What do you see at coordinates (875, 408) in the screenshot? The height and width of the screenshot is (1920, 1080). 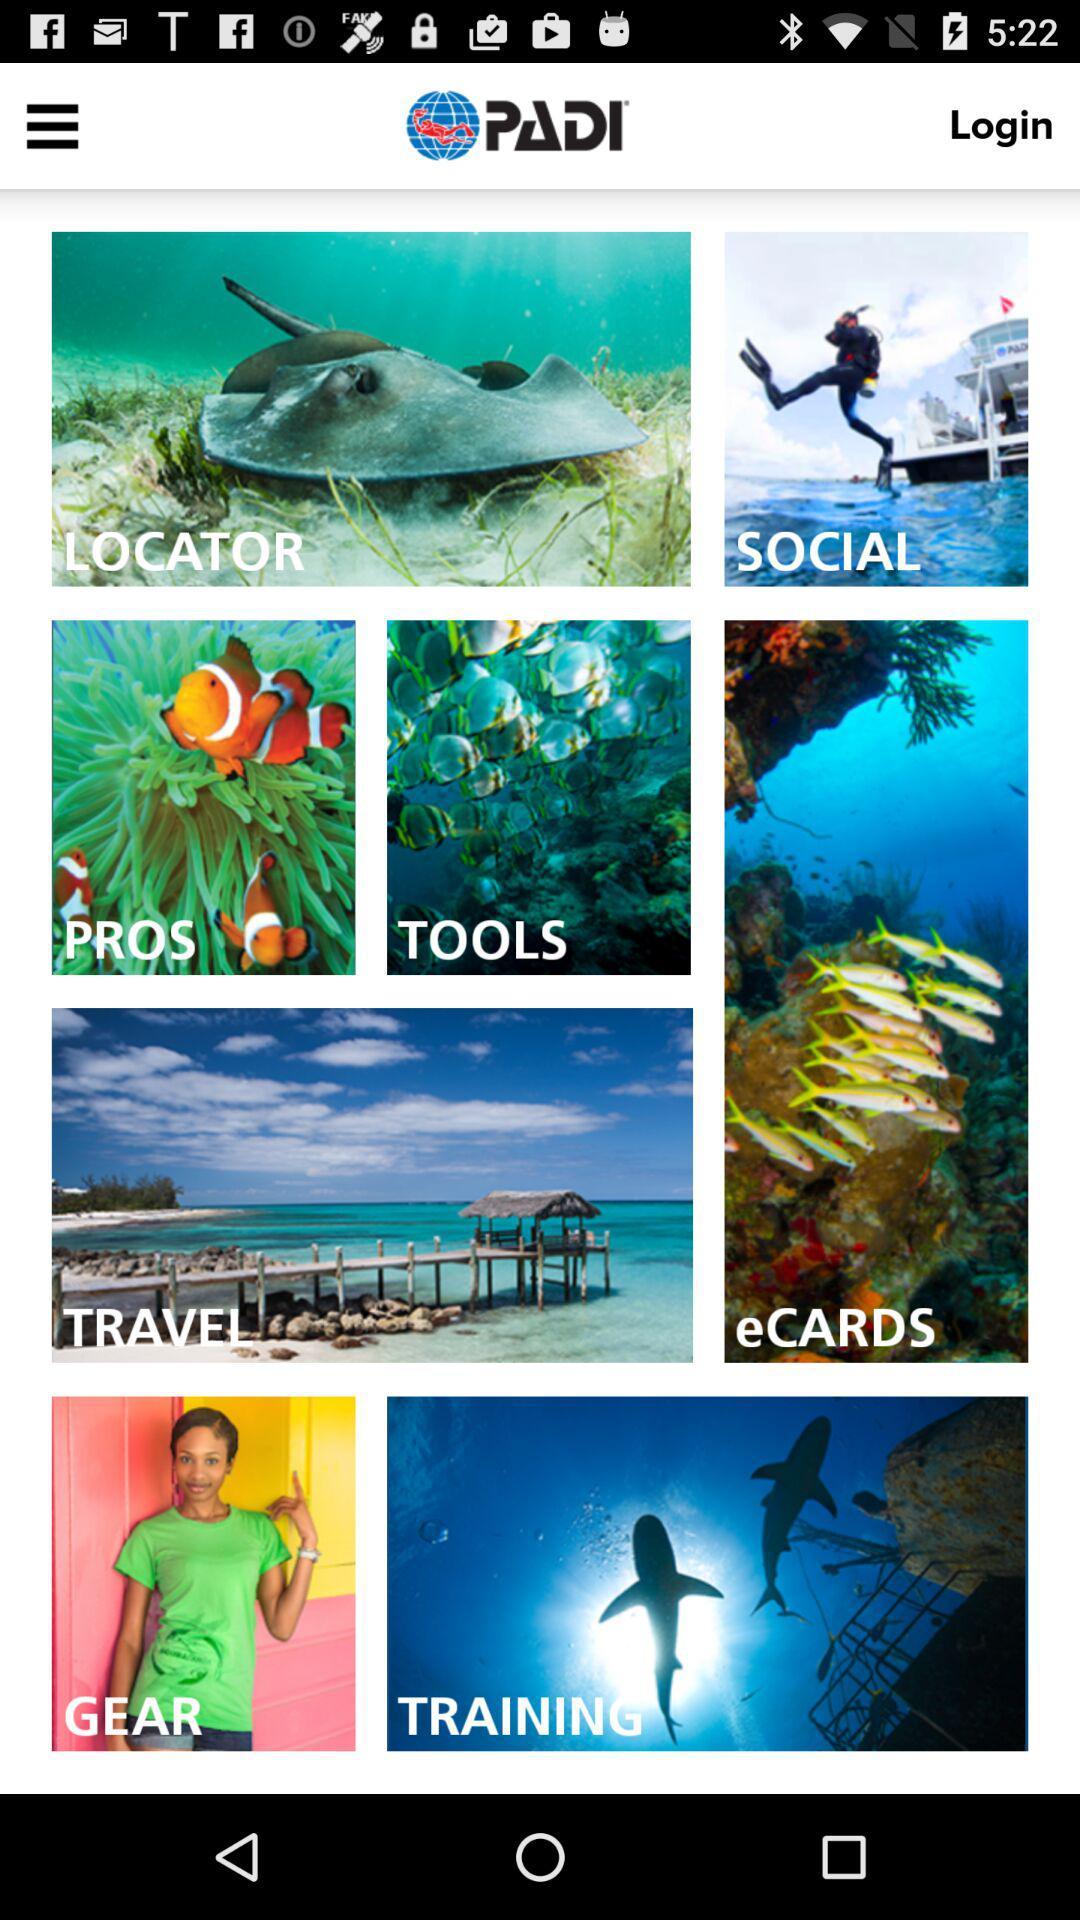 I see `website` at bounding box center [875, 408].